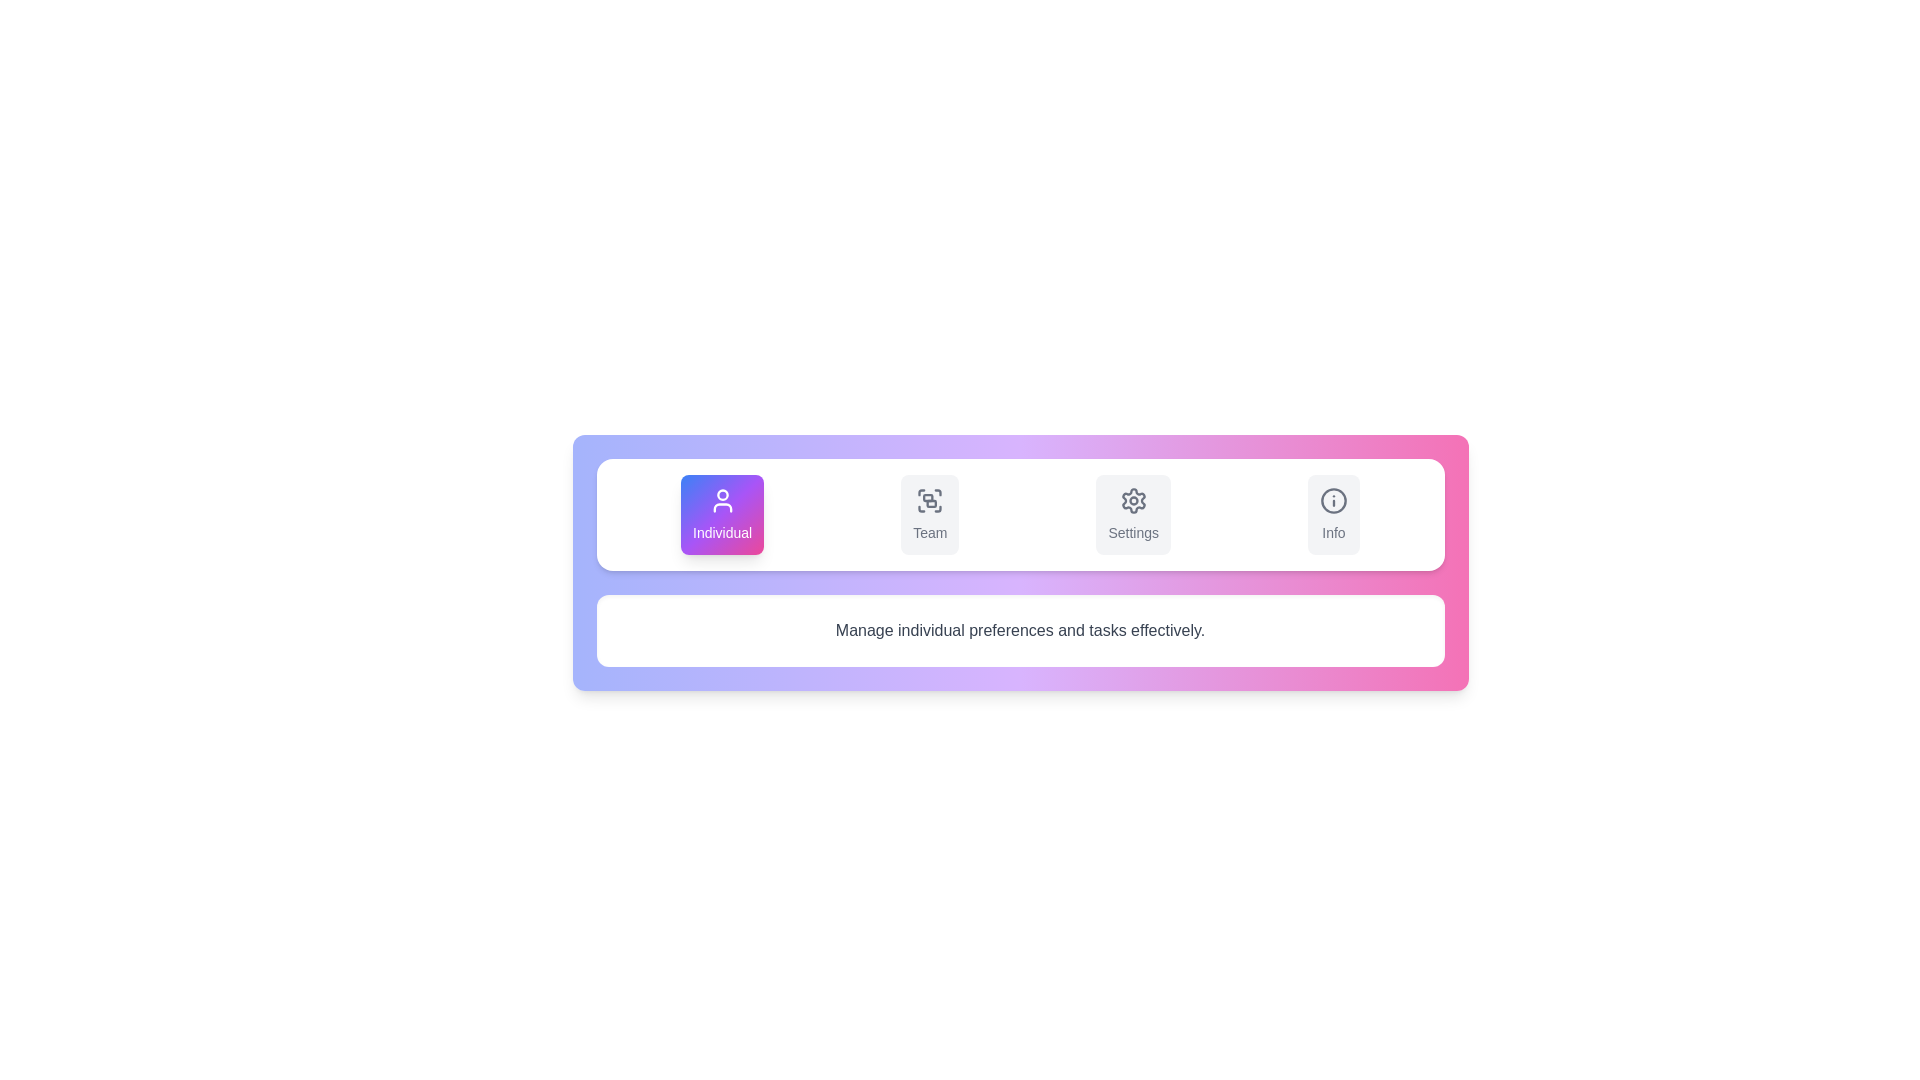  I want to click on the user silhouette icon centered within the 'Individual' button, which is the first in a row of four buttons, so click(721, 500).